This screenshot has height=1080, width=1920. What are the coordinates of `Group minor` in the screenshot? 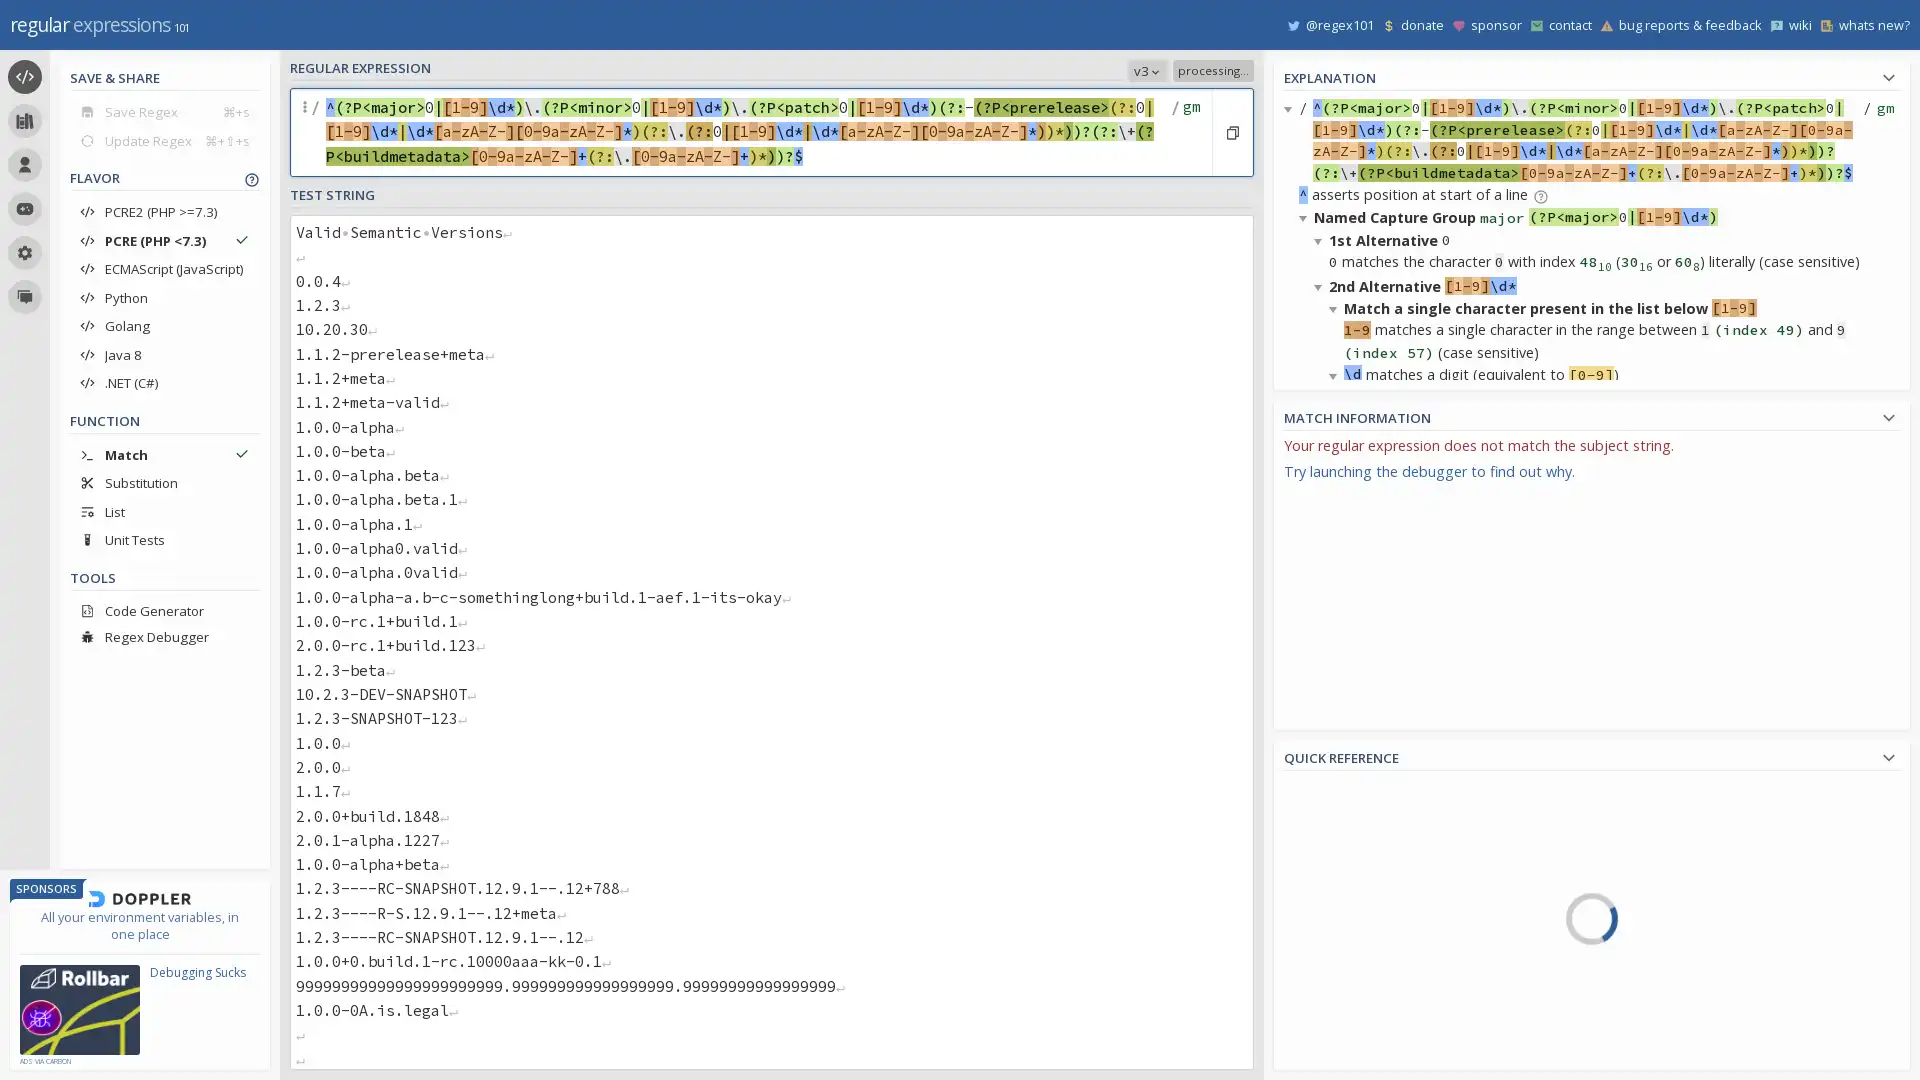 It's located at (1372, 1025).